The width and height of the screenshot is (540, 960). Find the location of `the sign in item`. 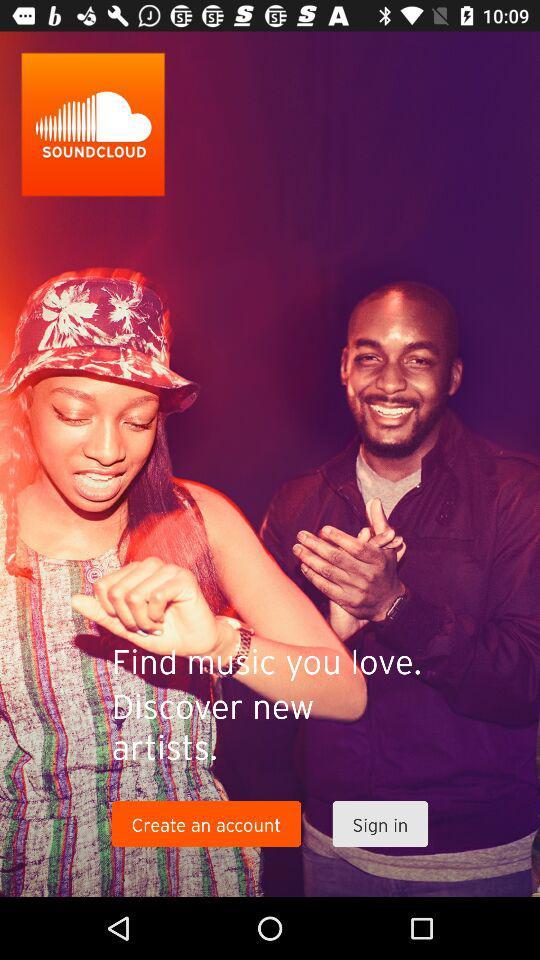

the sign in item is located at coordinates (380, 824).